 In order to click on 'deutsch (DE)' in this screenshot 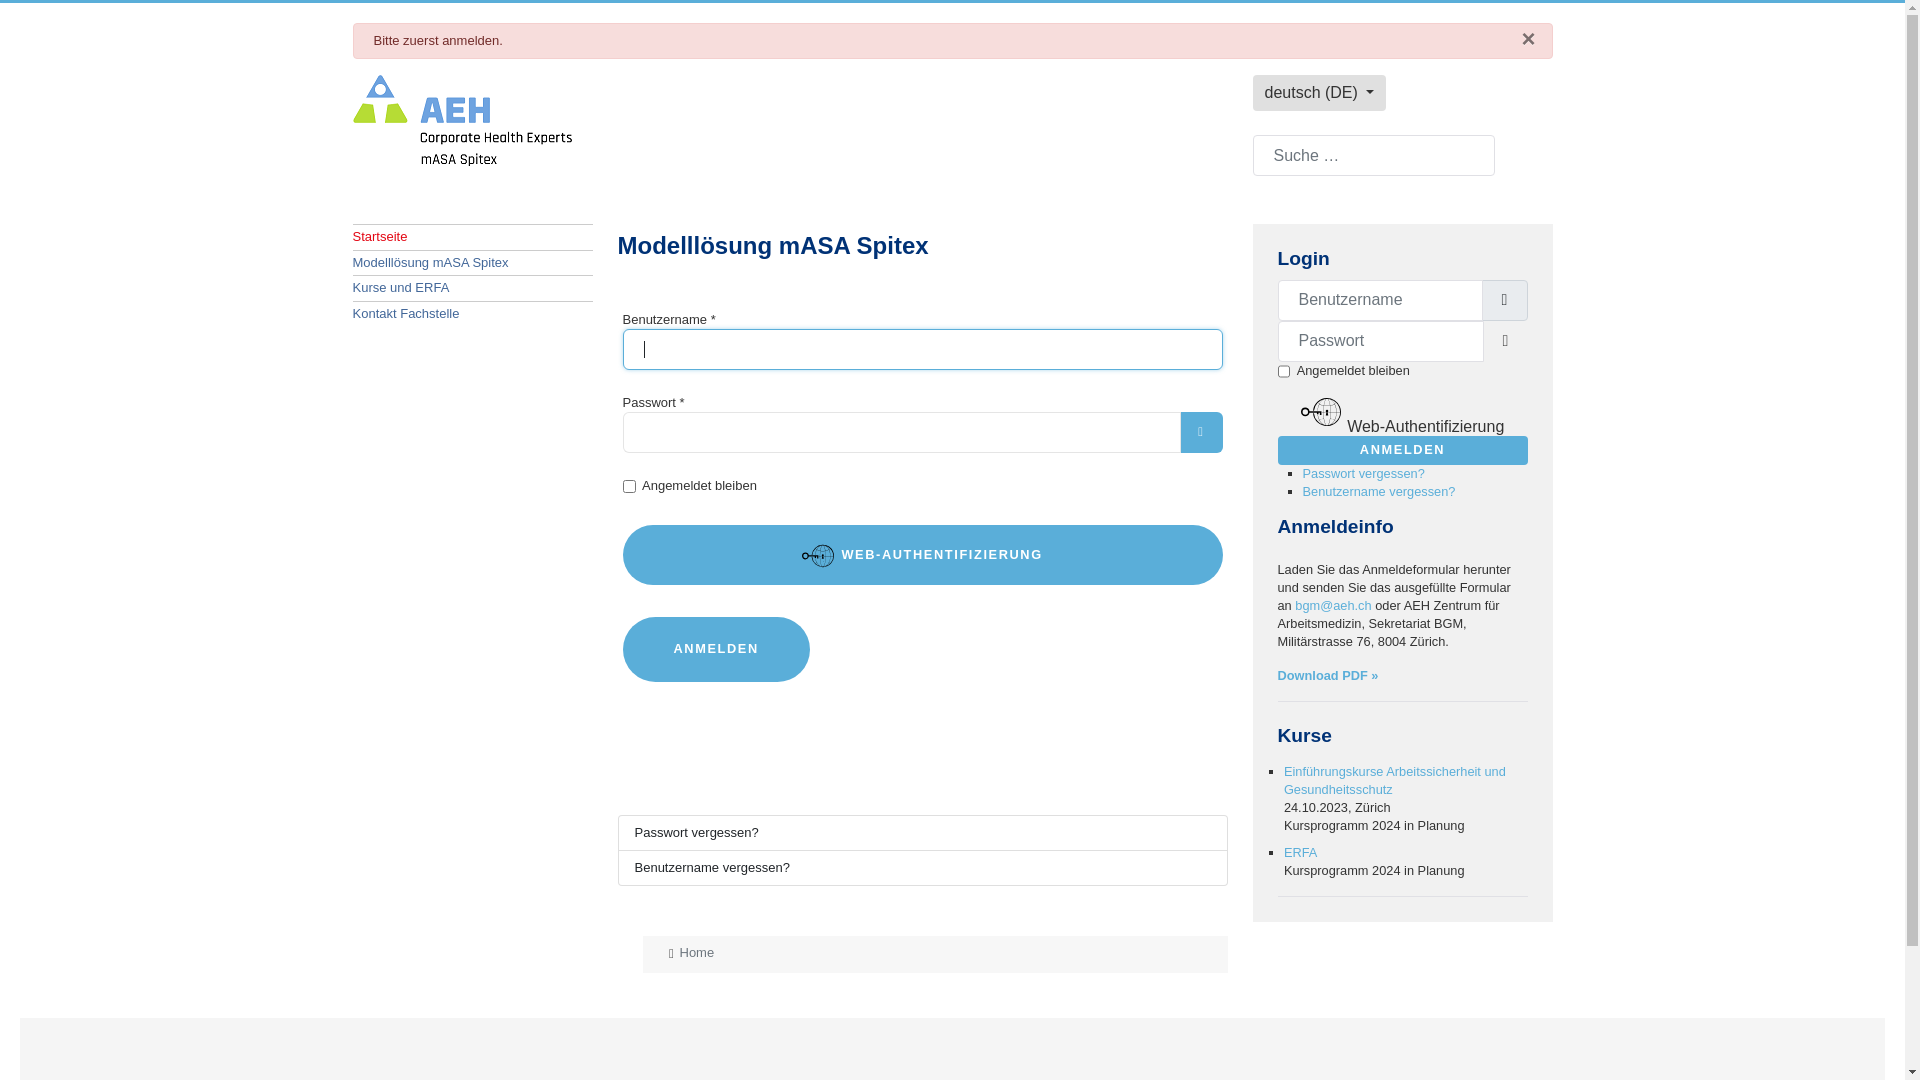, I will do `click(1319, 92)`.